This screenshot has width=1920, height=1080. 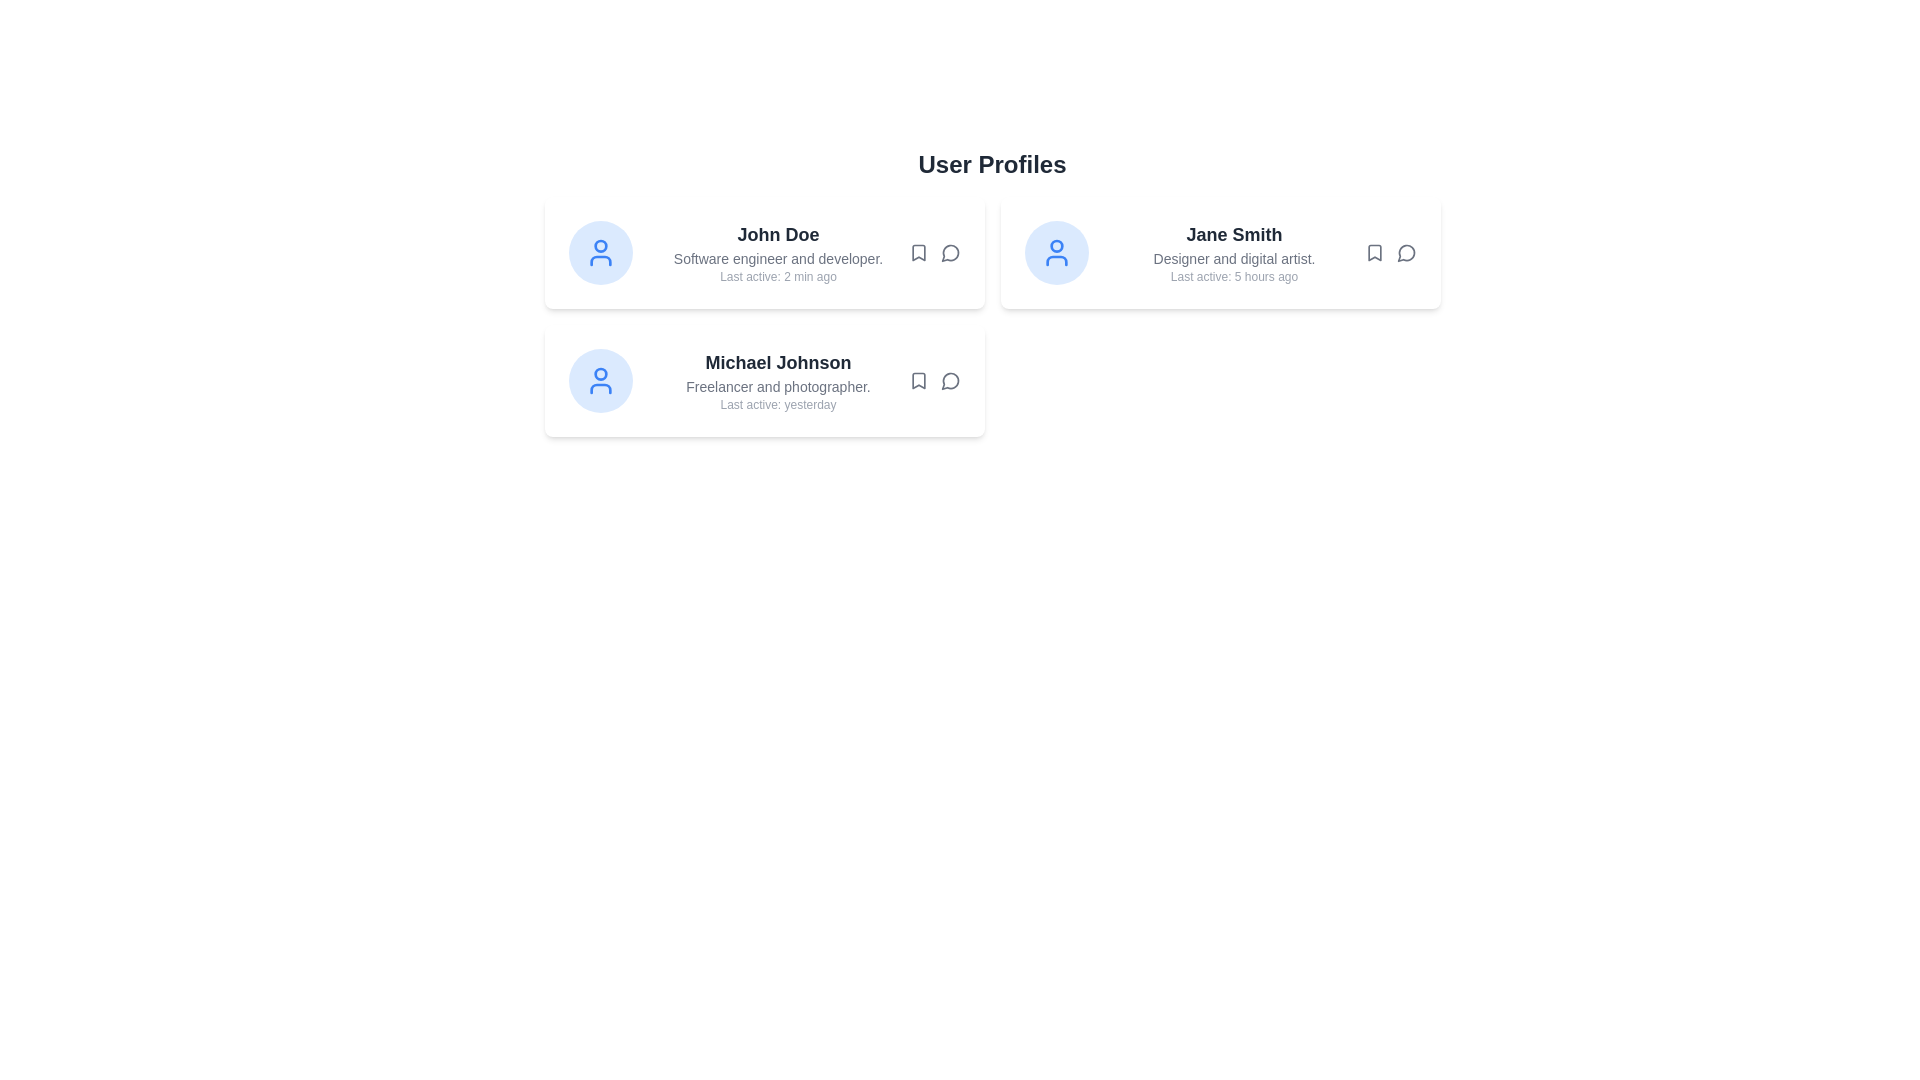 What do you see at coordinates (777, 381) in the screenshot?
I see `text information block displaying 'Michael Johnson', which includes the description 'Freelancer and photographer.' and status 'Last active: yesterday'` at bounding box center [777, 381].